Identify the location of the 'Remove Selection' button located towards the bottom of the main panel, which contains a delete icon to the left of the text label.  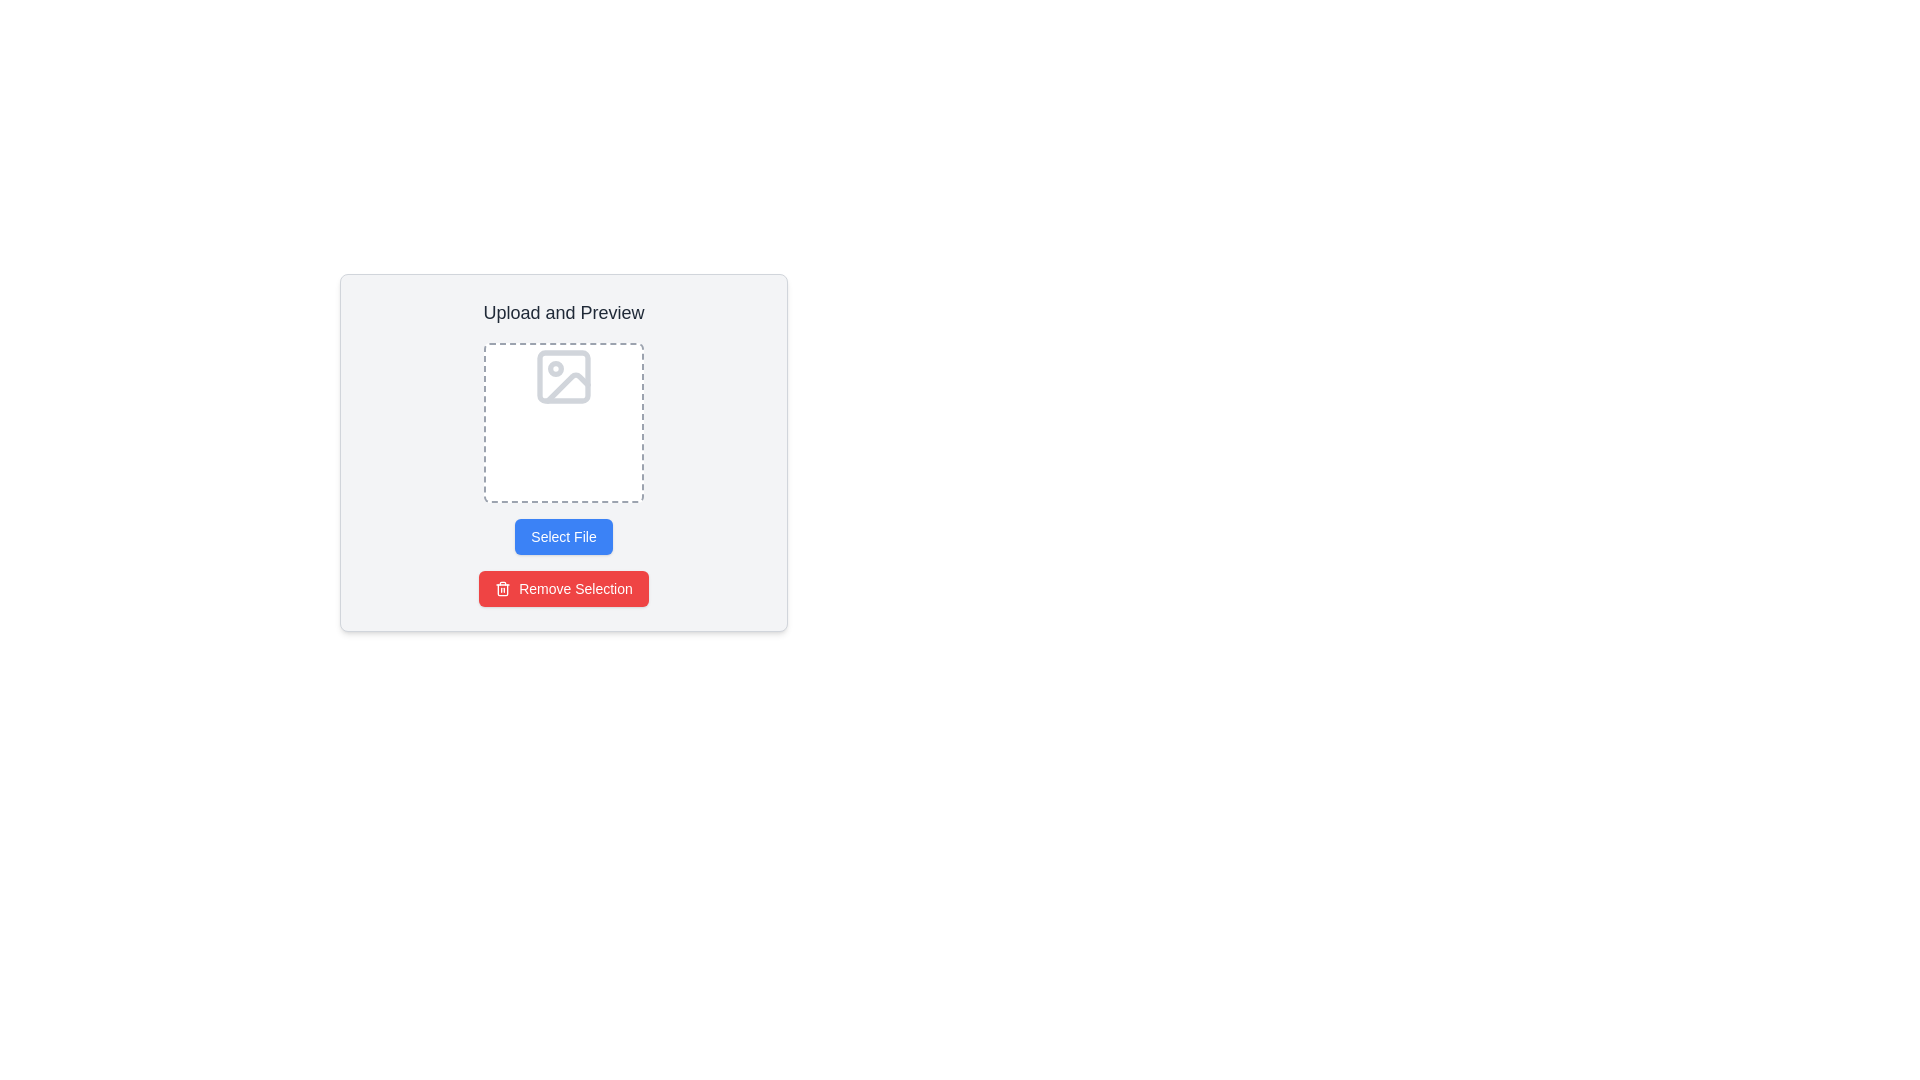
(503, 588).